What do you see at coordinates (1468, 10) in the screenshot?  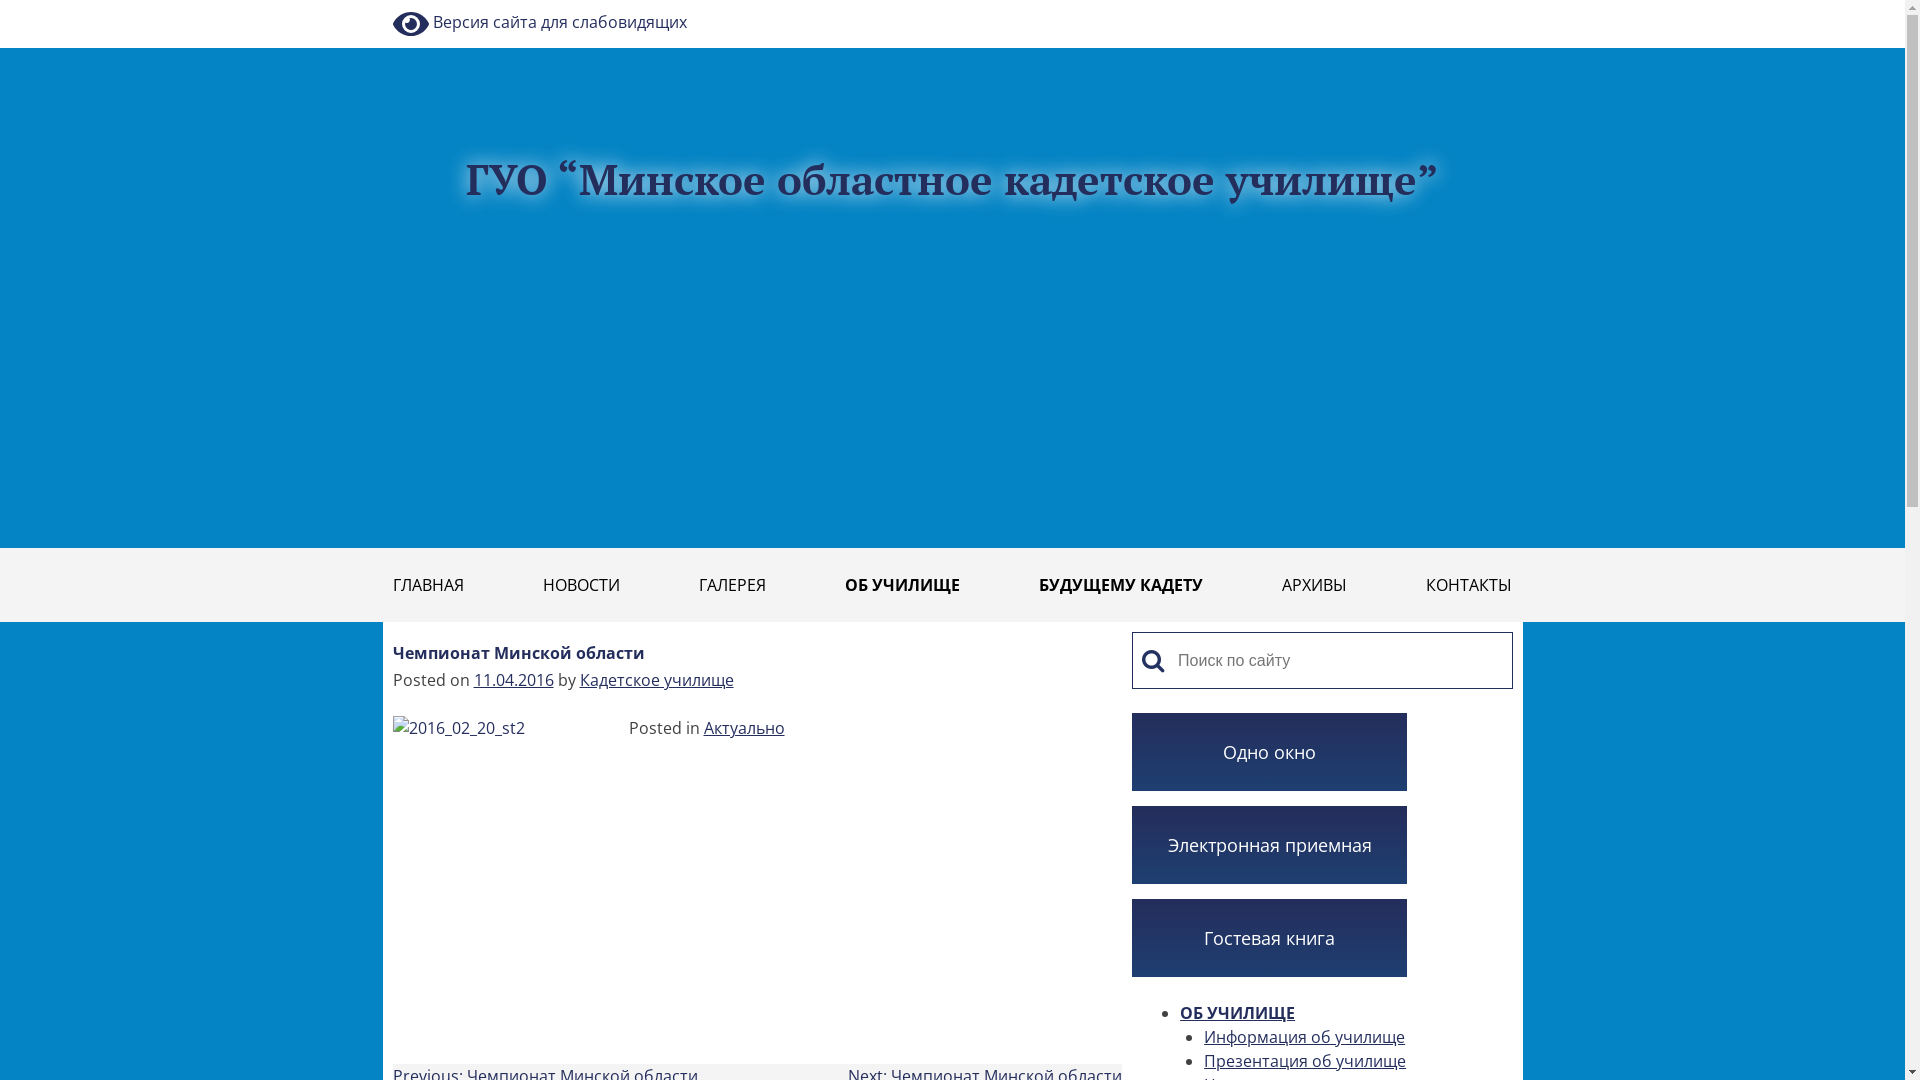 I see `'Belarusian'` at bounding box center [1468, 10].